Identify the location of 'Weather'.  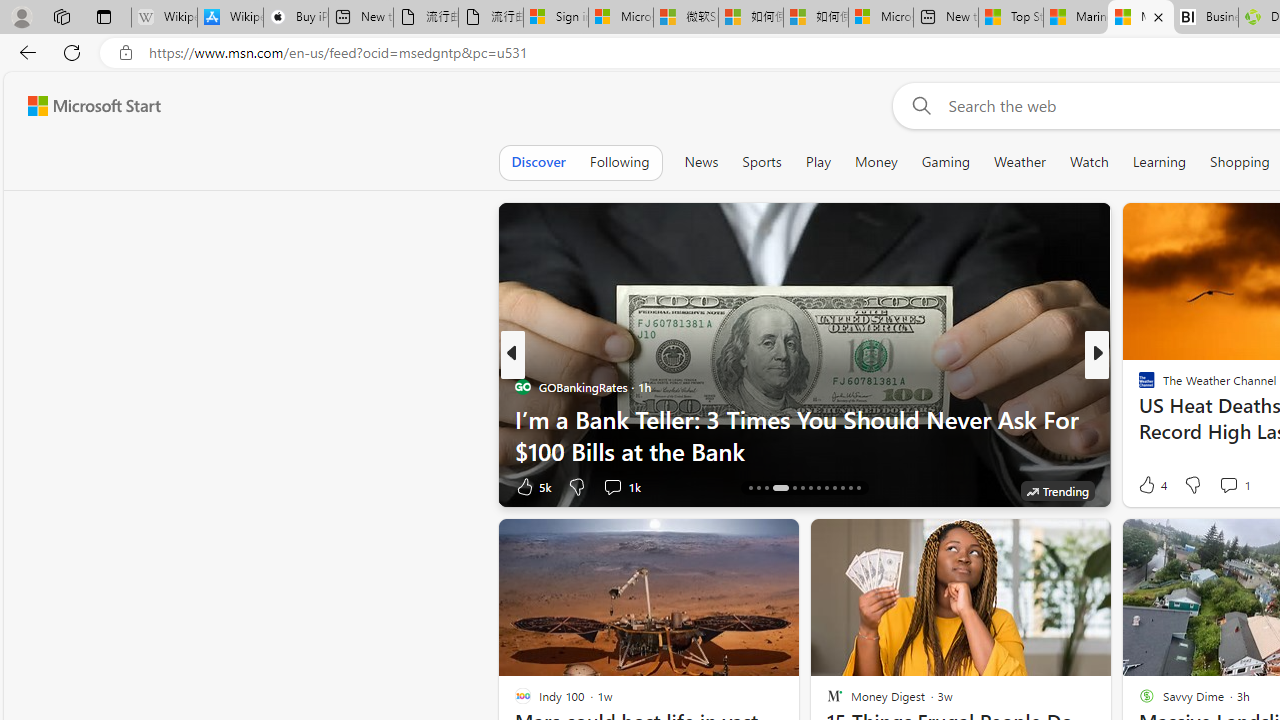
(1020, 161).